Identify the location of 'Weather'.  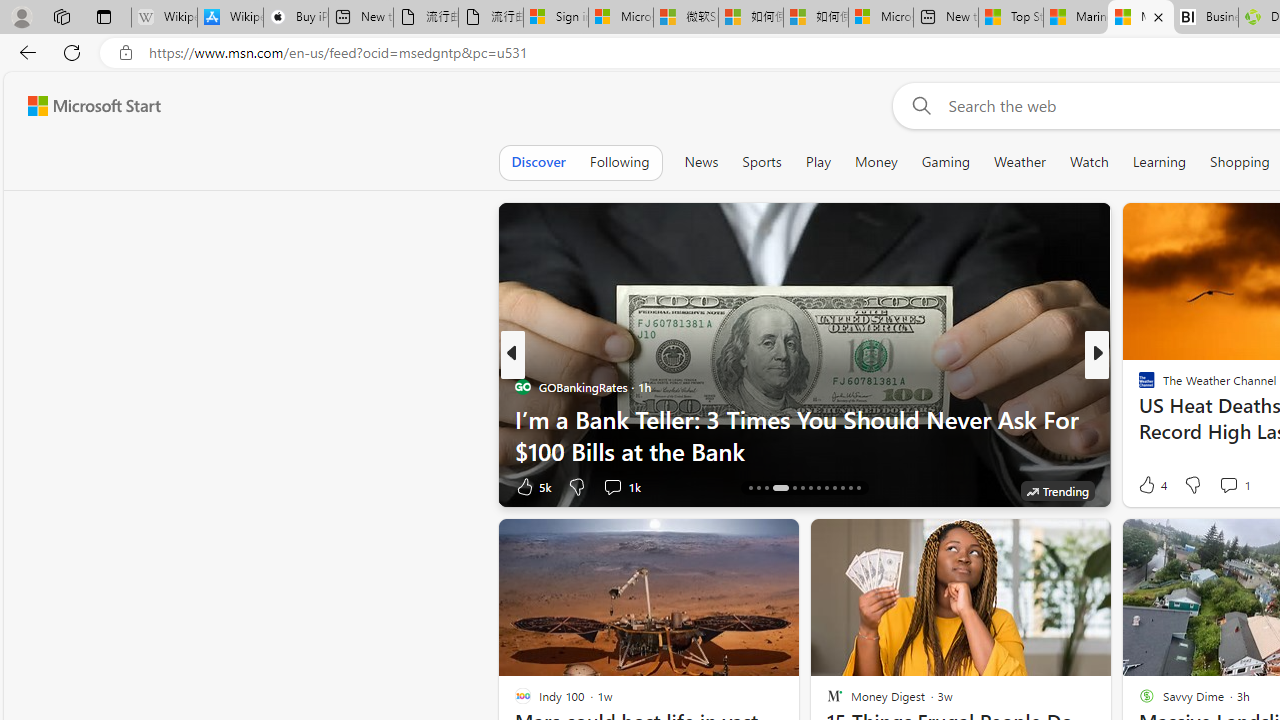
(1020, 161).